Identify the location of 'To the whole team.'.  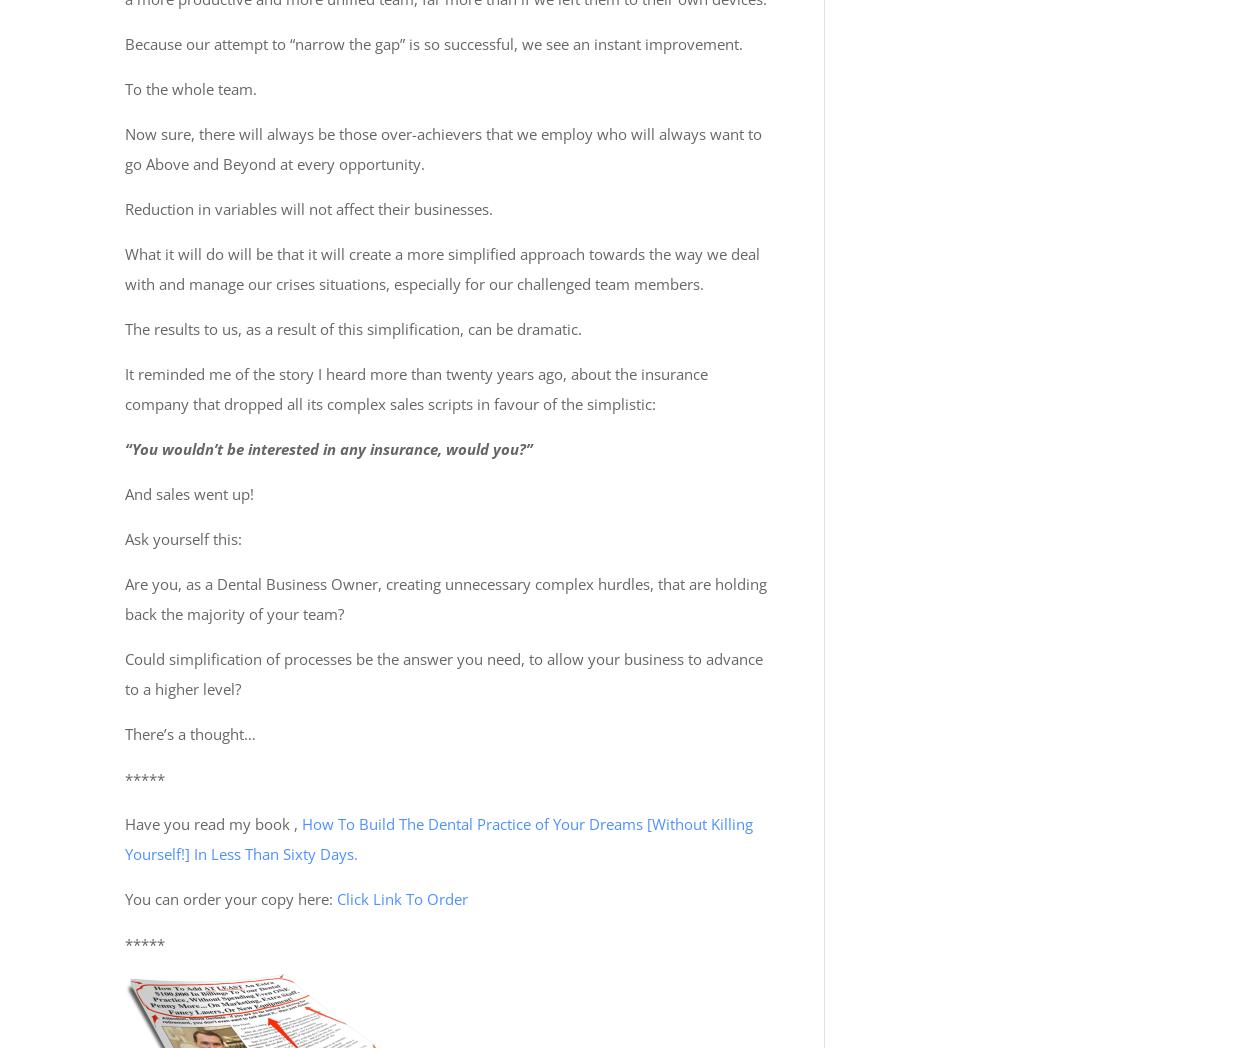
(125, 87).